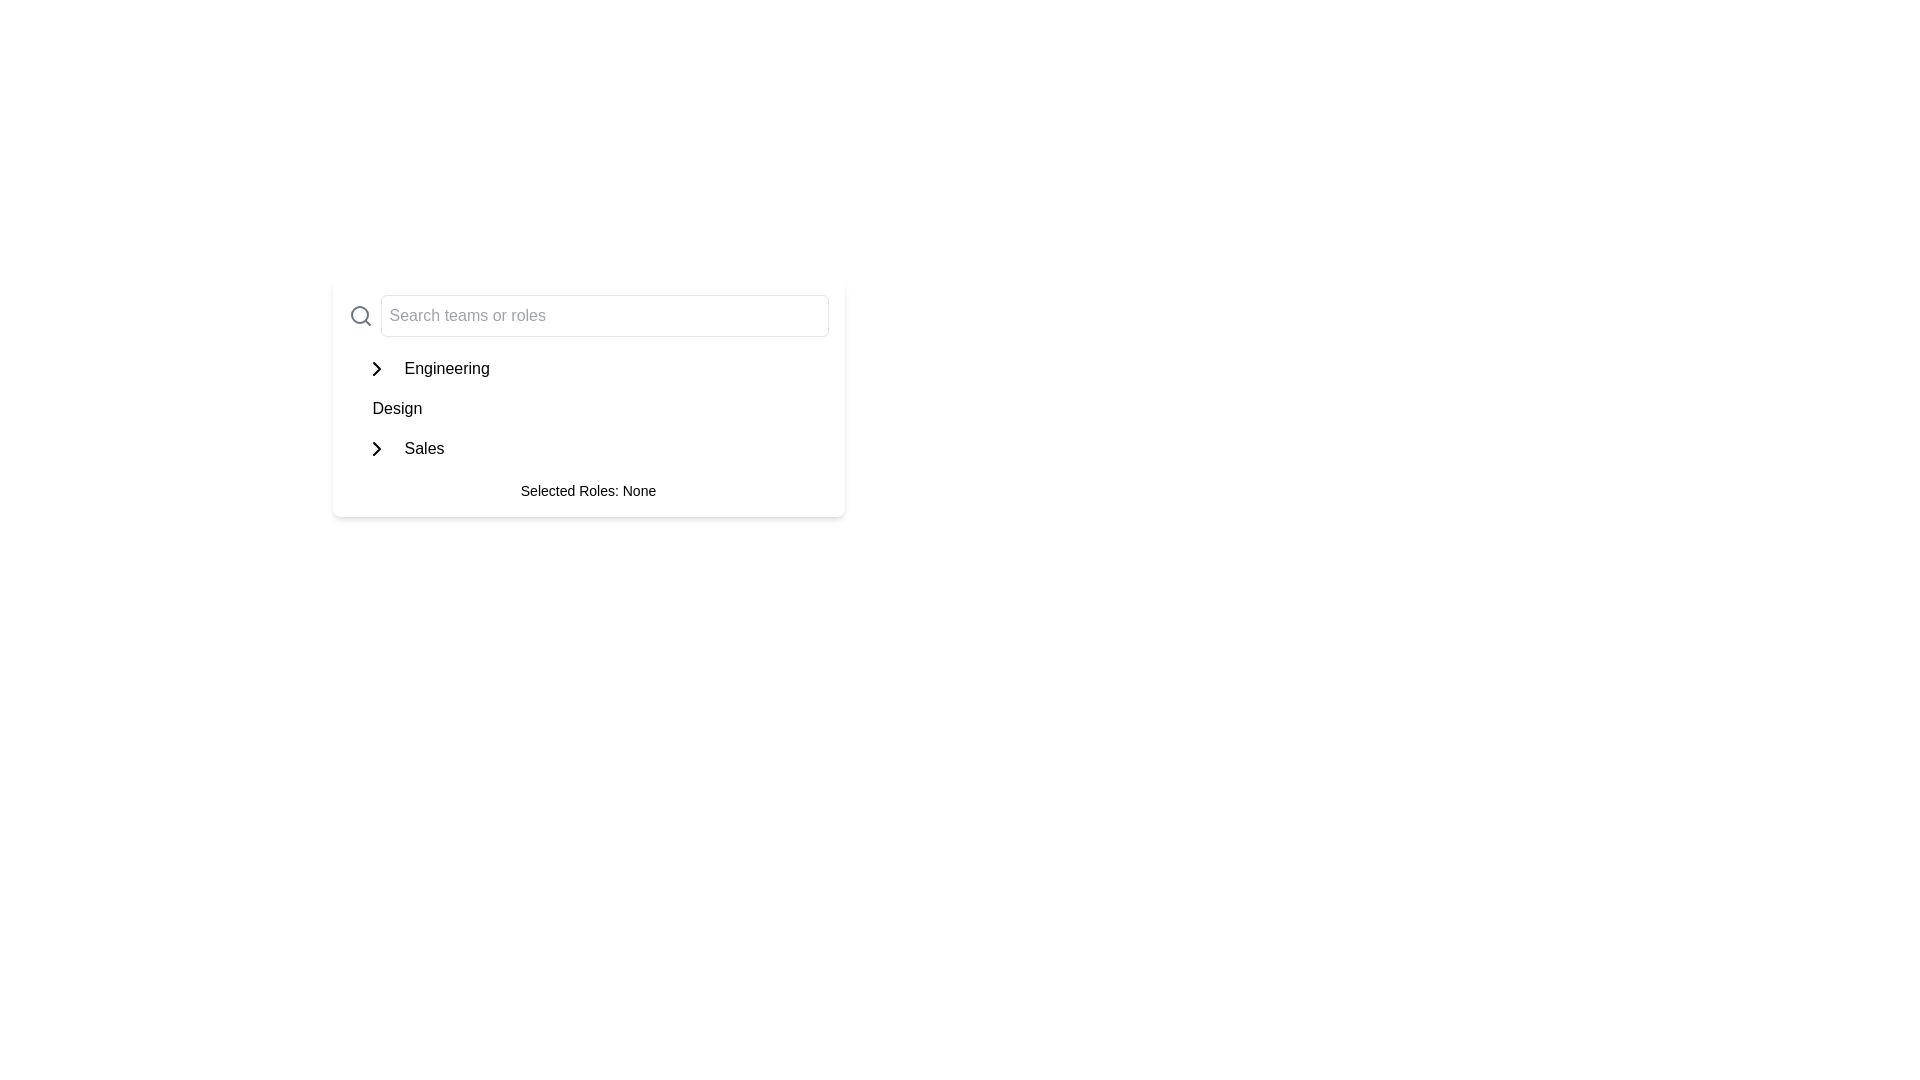 This screenshot has height=1080, width=1920. I want to click on the first list item labeled 'Engineering' that contains an expand button, so click(587, 369).